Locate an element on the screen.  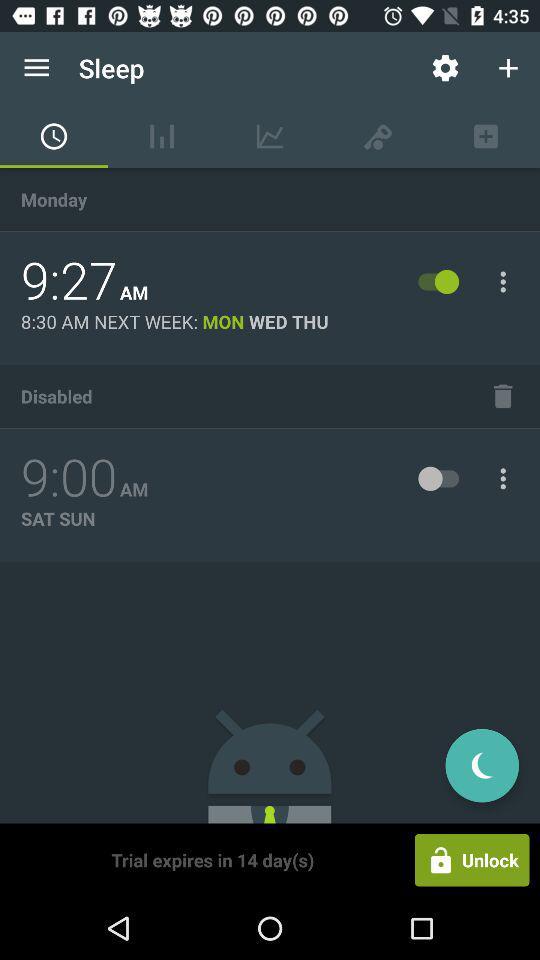
the item next to disabled icon is located at coordinates (502, 395).